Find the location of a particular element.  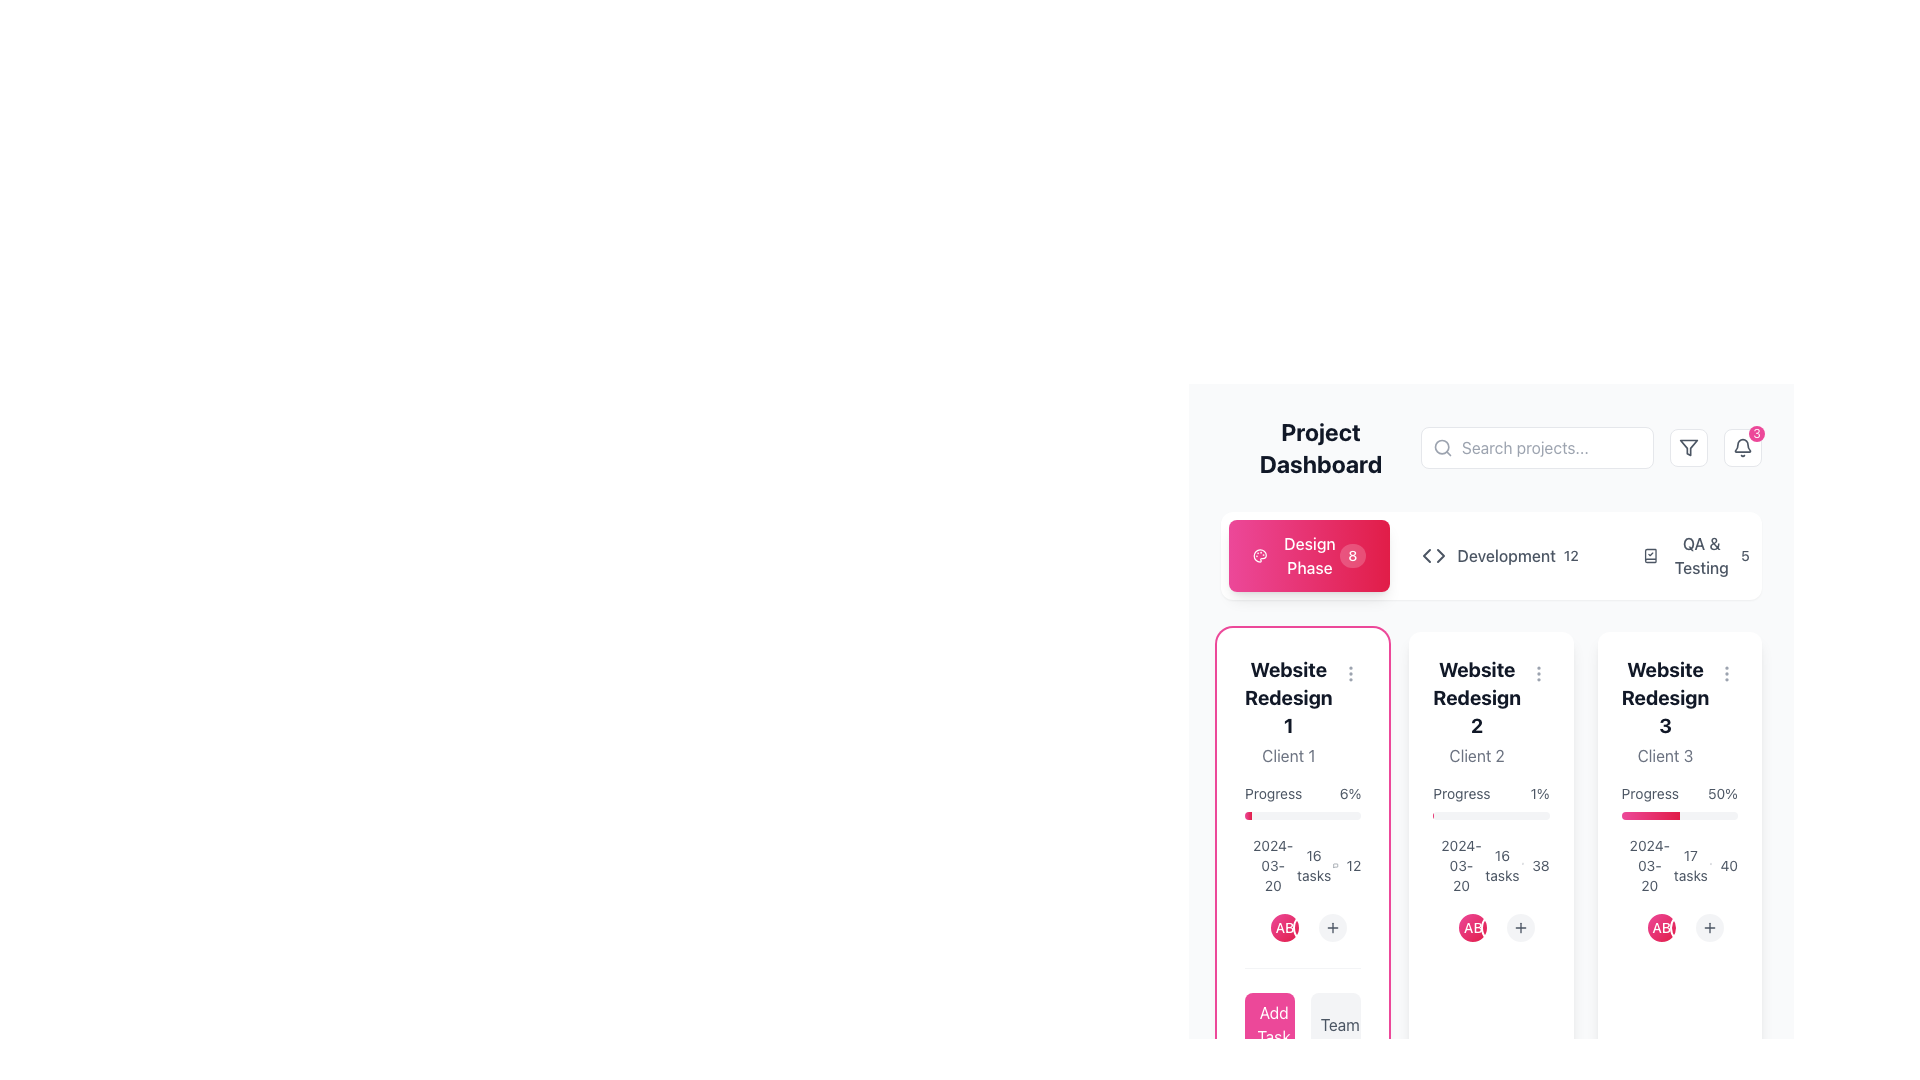

the interactive menu trigger button located in the top-right corner of the 'Website Redesign 2' card is located at coordinates (1538, 674).